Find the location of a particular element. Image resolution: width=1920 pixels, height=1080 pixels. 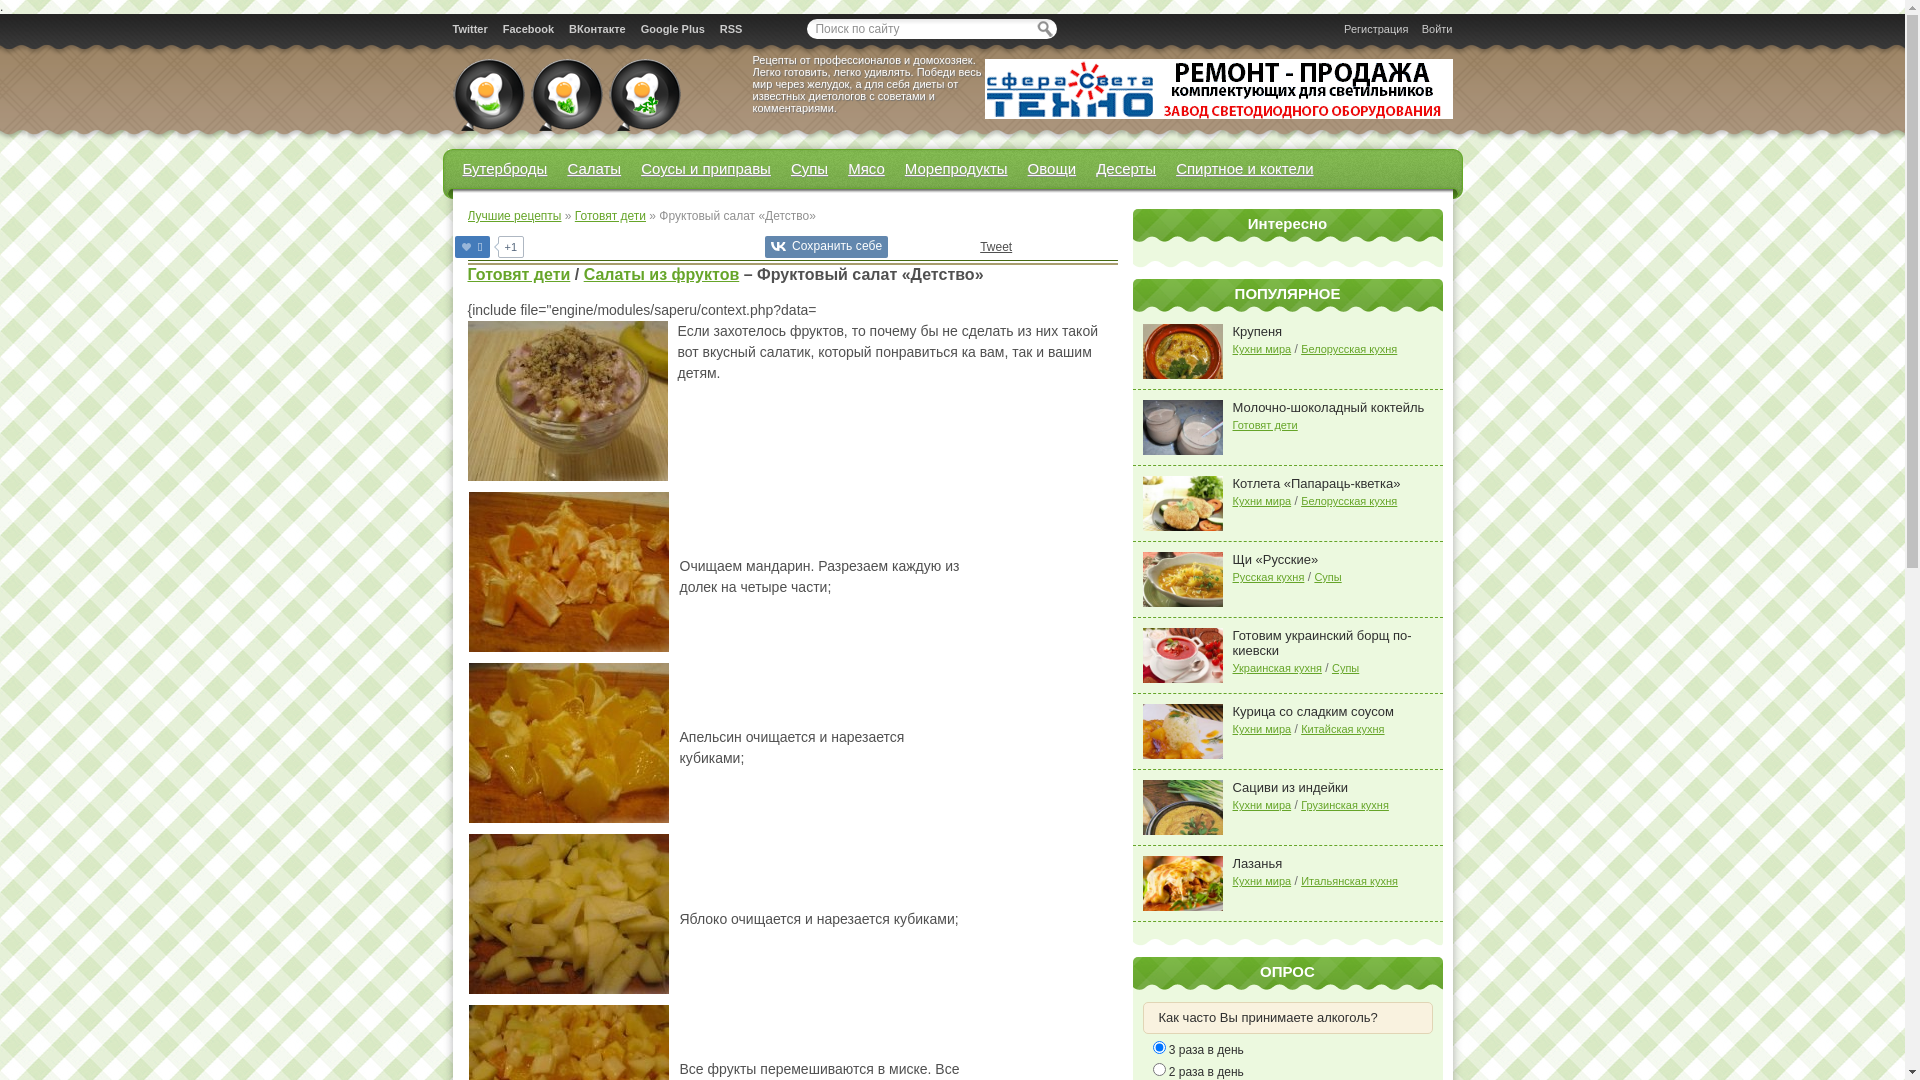

'Tweet' is located at coordinates (996, 245).